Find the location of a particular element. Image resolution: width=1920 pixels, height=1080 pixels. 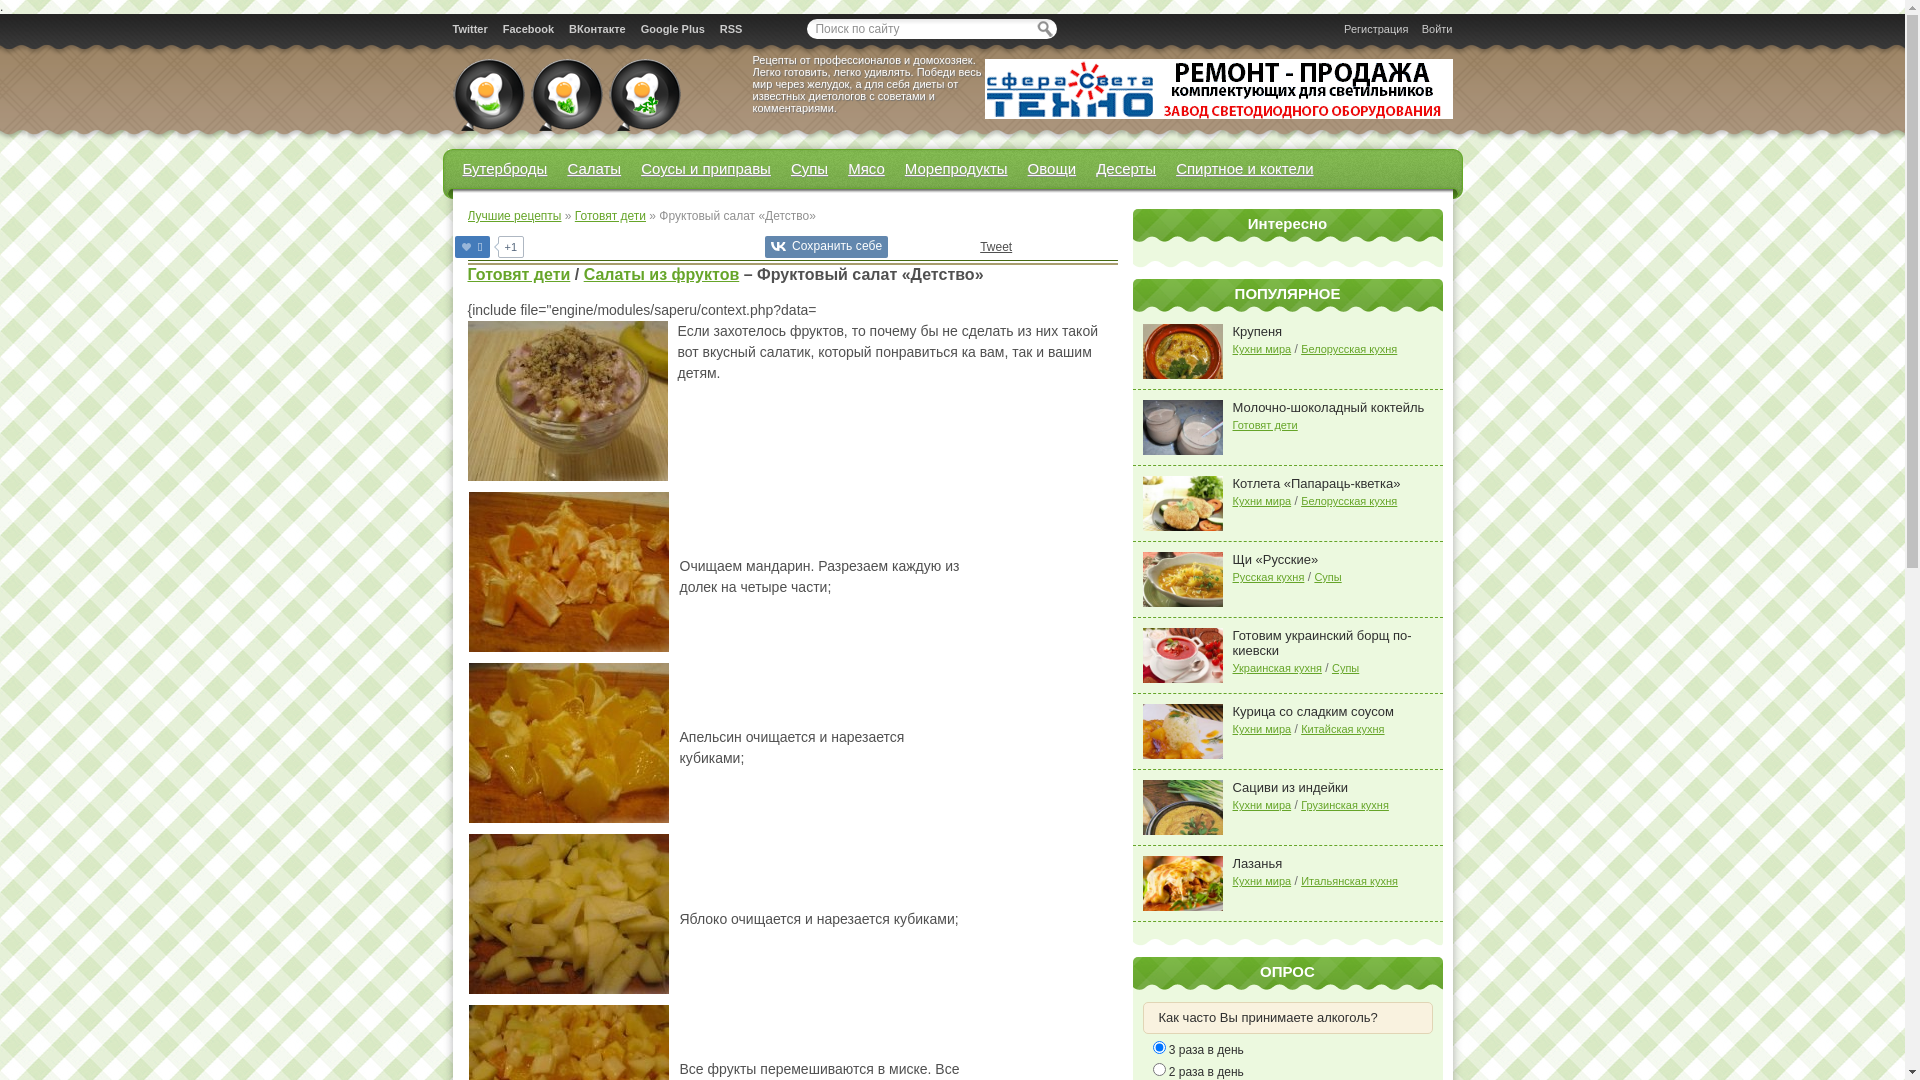

'Tweet' is located at coordinates (996, 245).